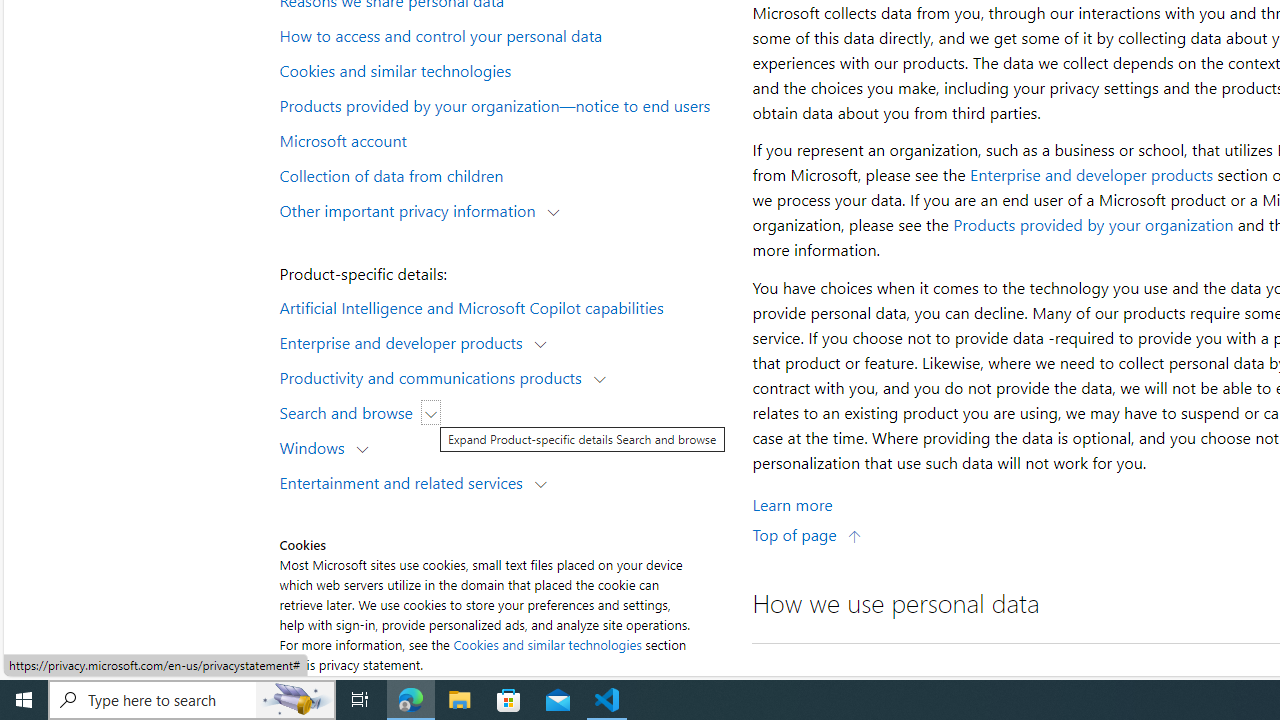 The image size is (1280, 720). Describe the element at coordinates (807, 533) in the screenshot. I see `'Top of page'` at that location.